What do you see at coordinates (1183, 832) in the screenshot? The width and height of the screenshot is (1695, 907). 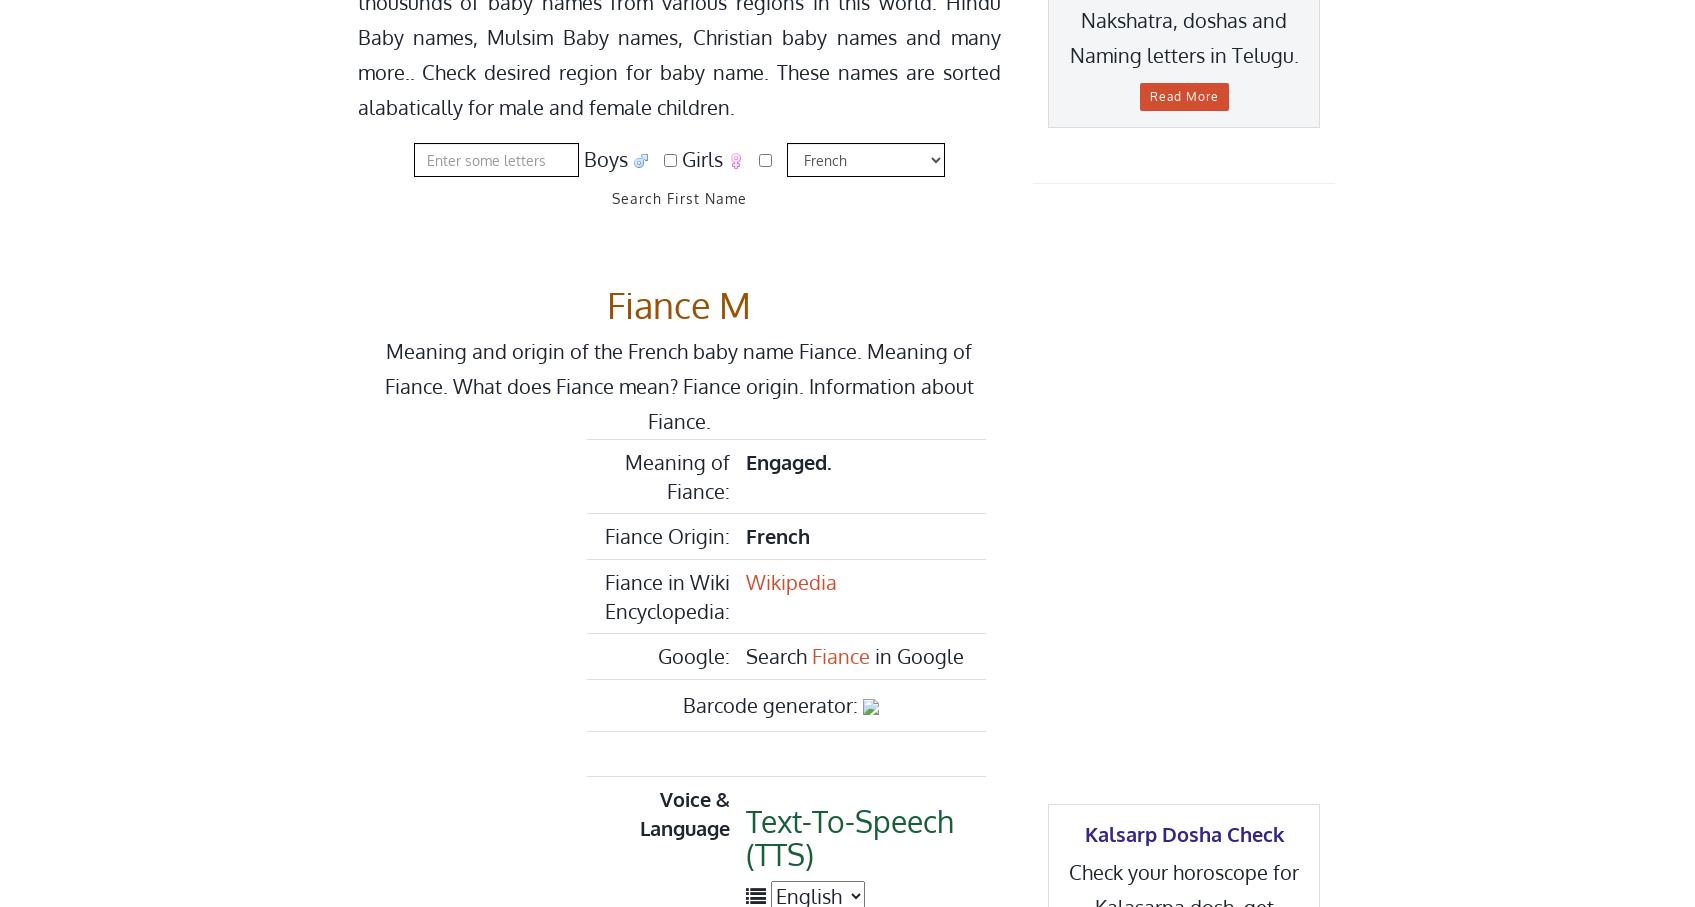 I see `'Kalsarp Dosha Check'` at bounding box center [1183, 832].